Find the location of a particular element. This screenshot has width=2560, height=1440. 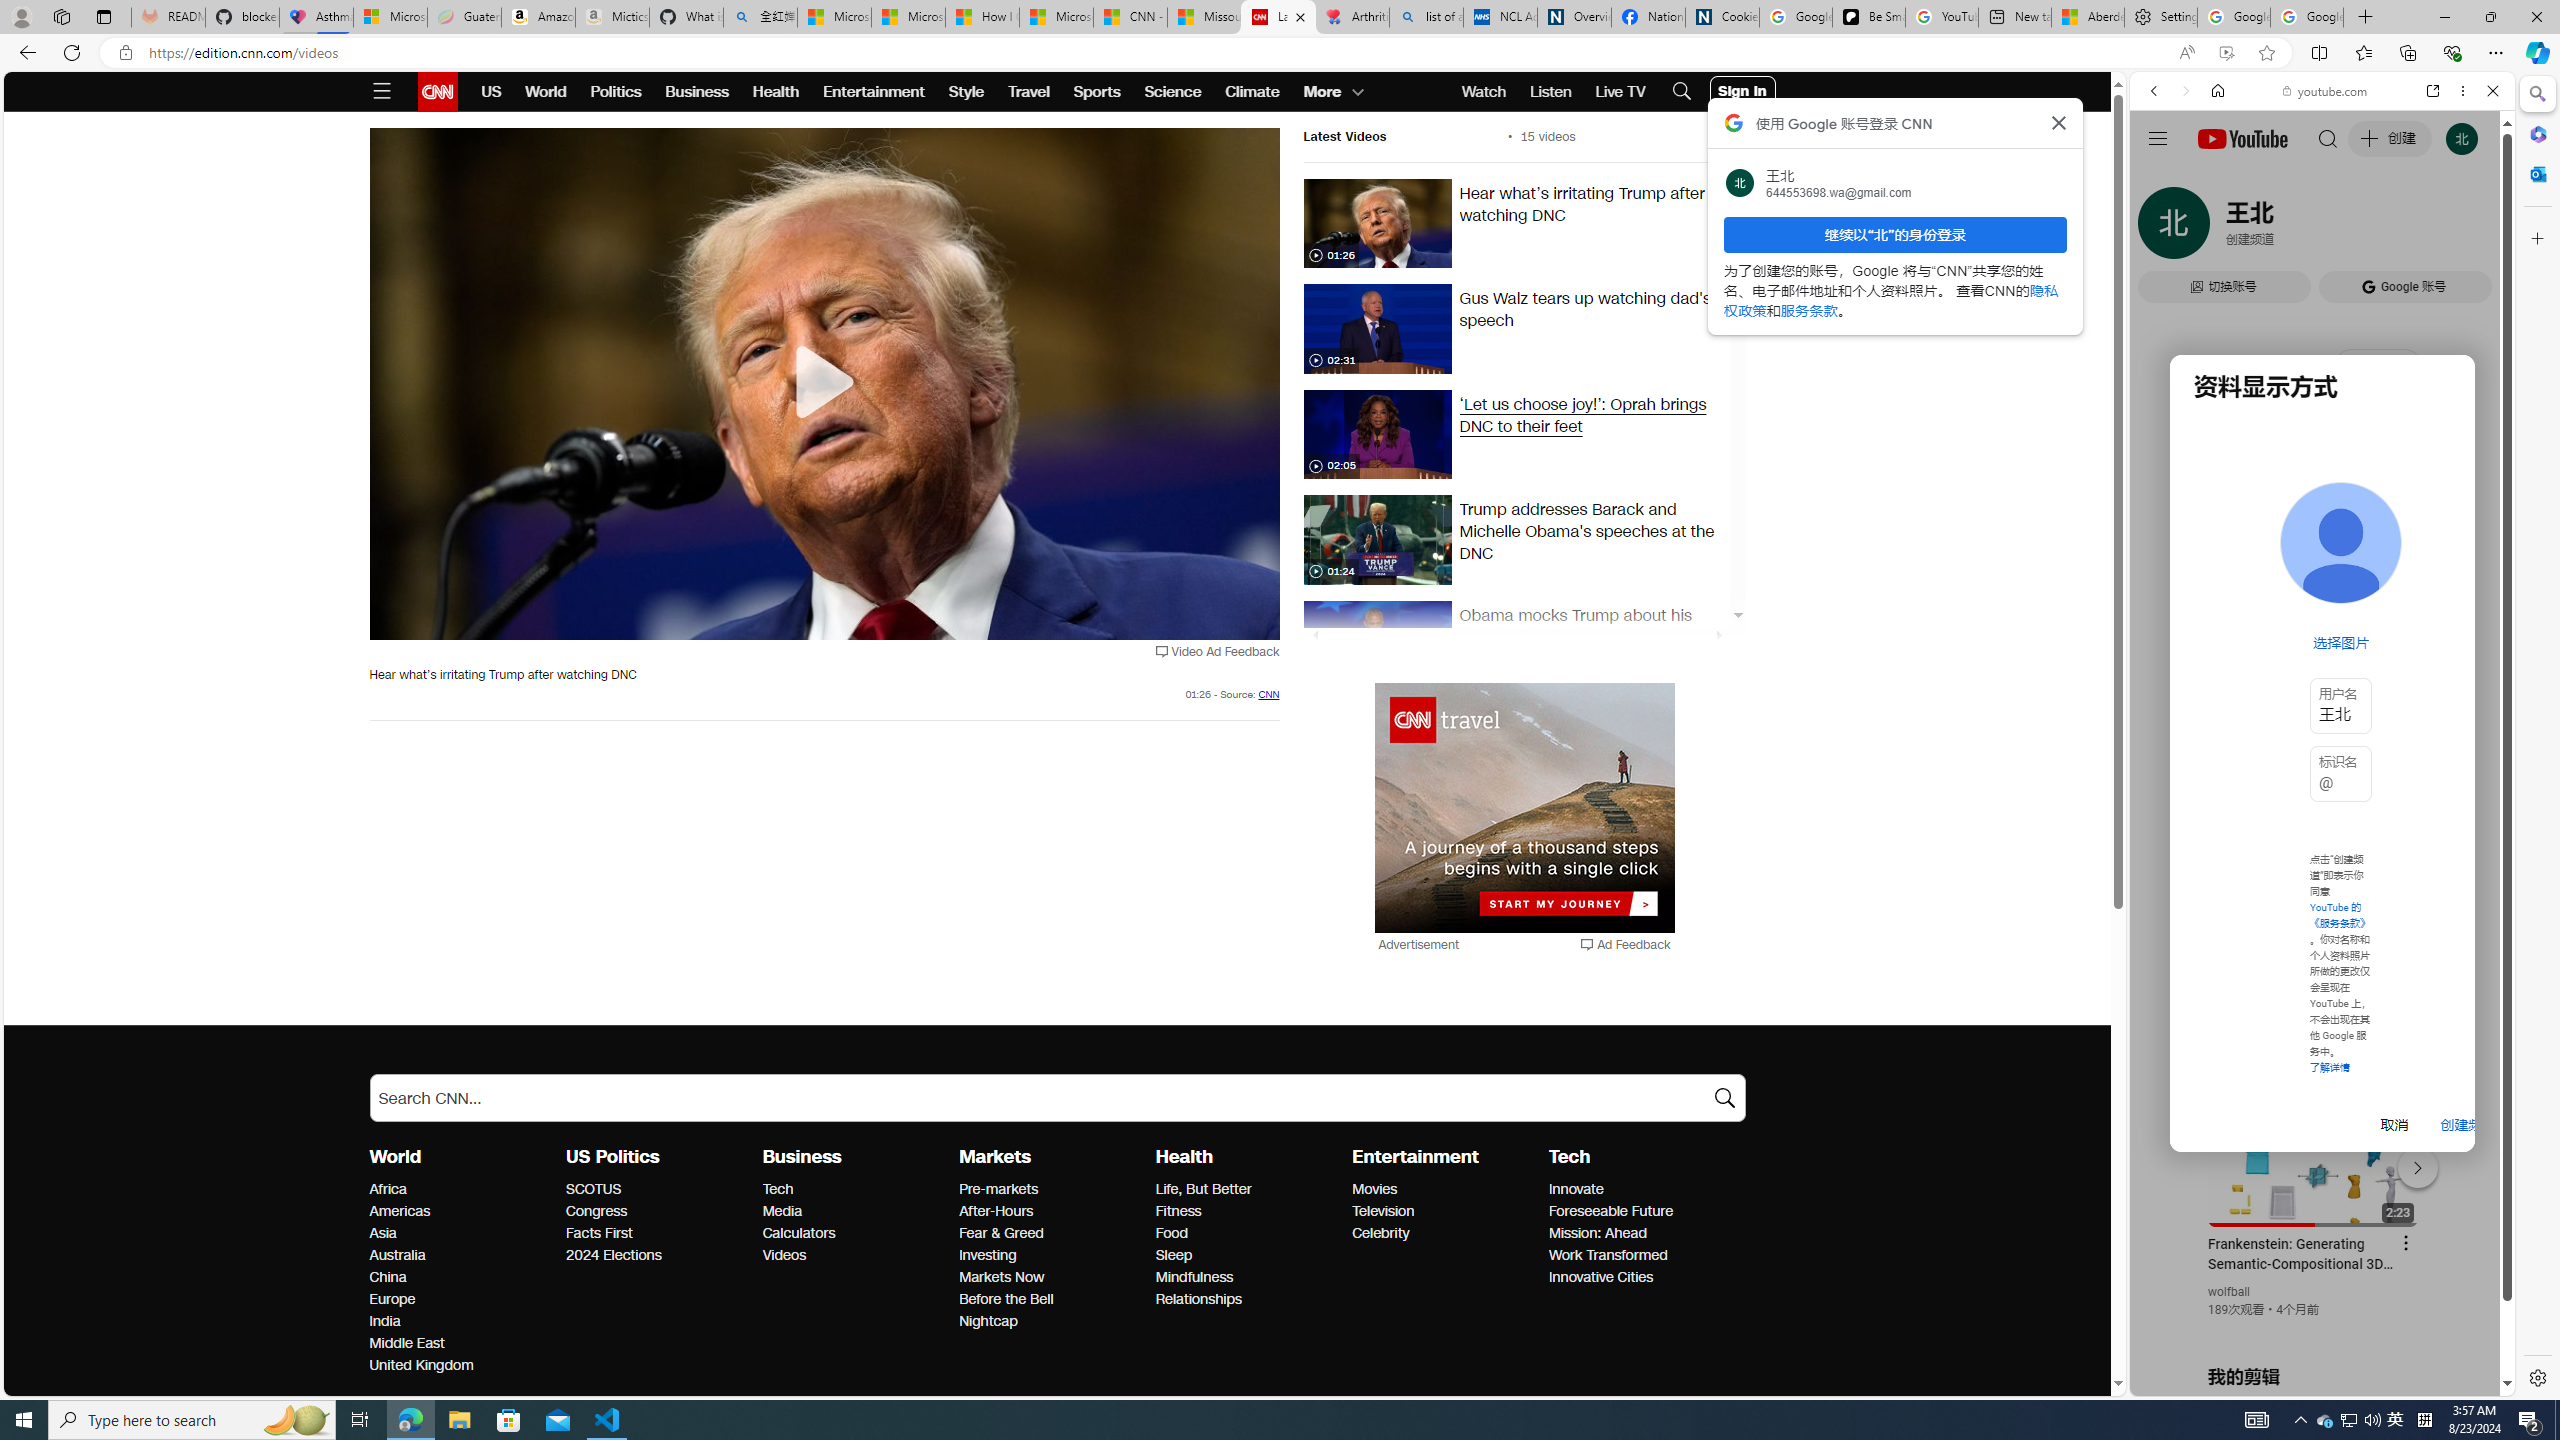

'Innovative Cities' is located at coordinates (1639, 1278).